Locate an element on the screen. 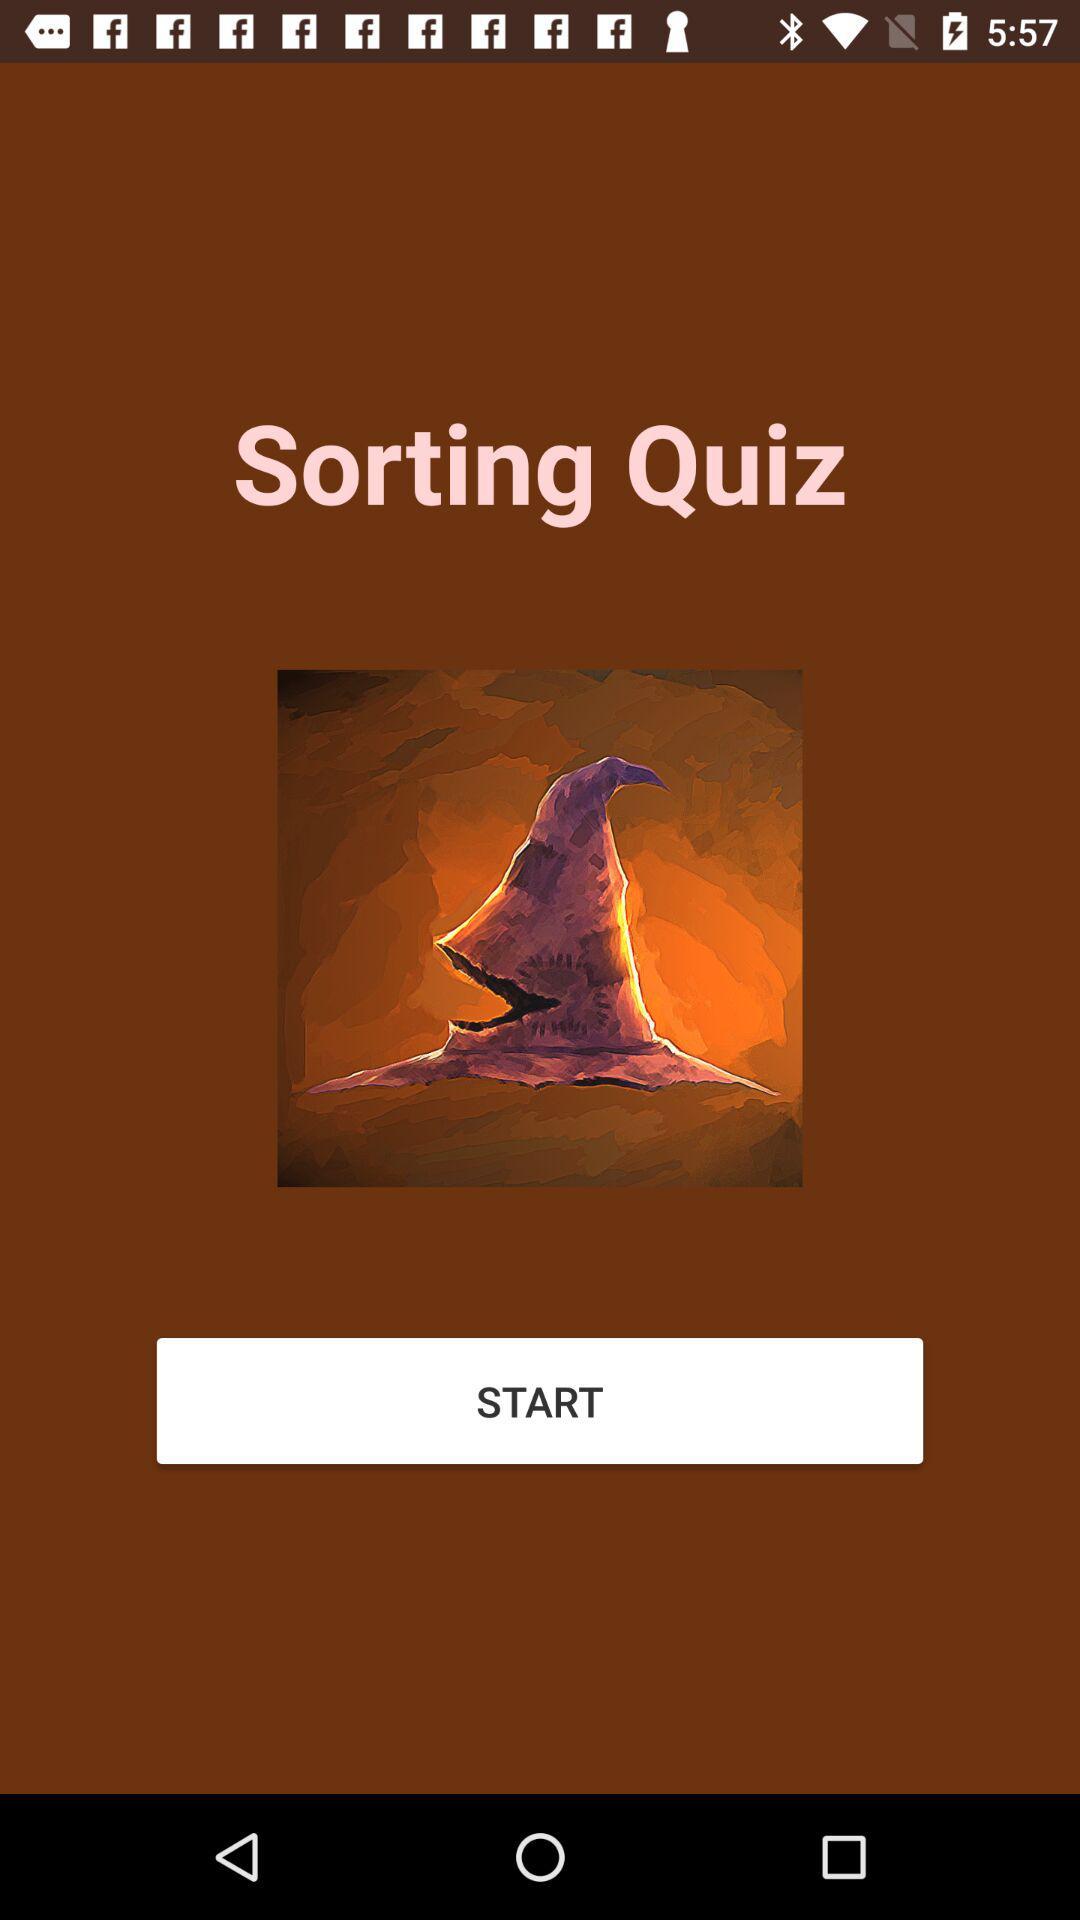 This screenshot has width=1080, height=1920. the start icon is located at coordinates (540, 1400).